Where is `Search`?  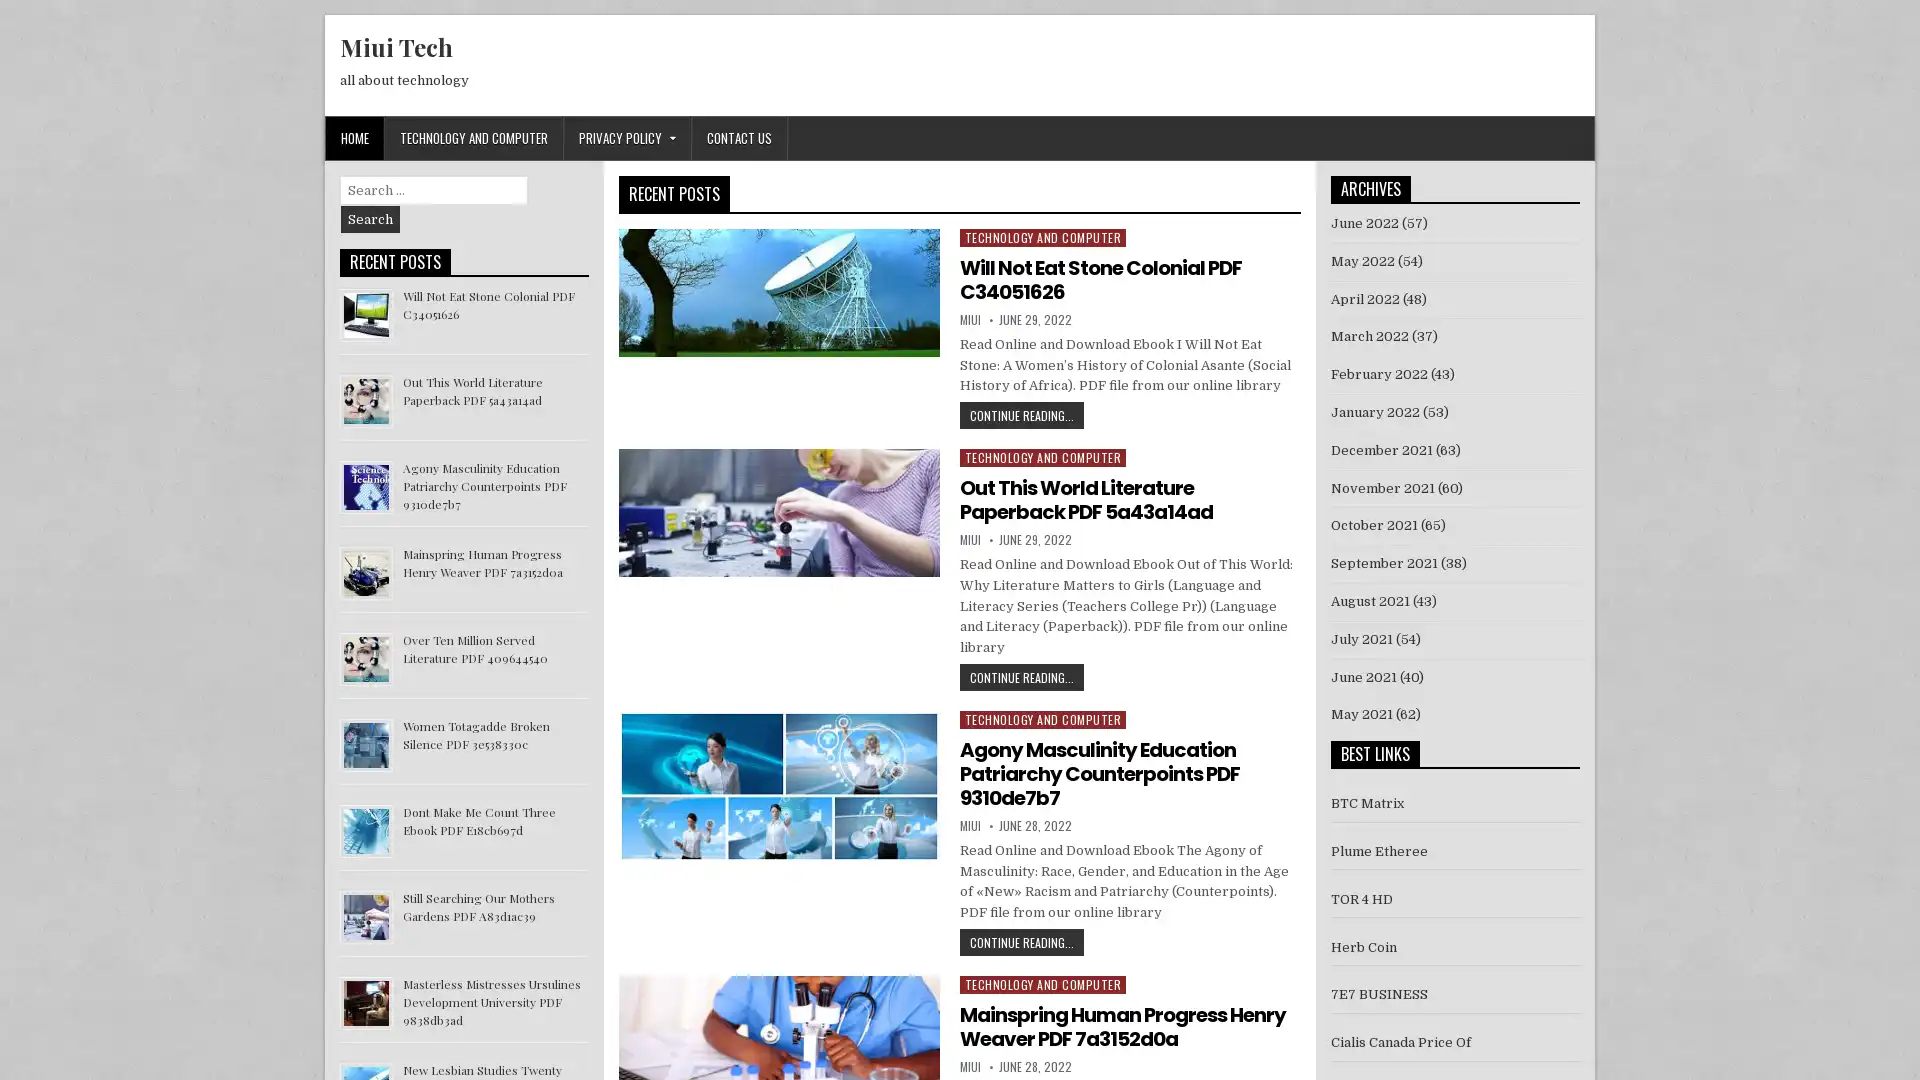
Search is located at coordinates (370, 219).